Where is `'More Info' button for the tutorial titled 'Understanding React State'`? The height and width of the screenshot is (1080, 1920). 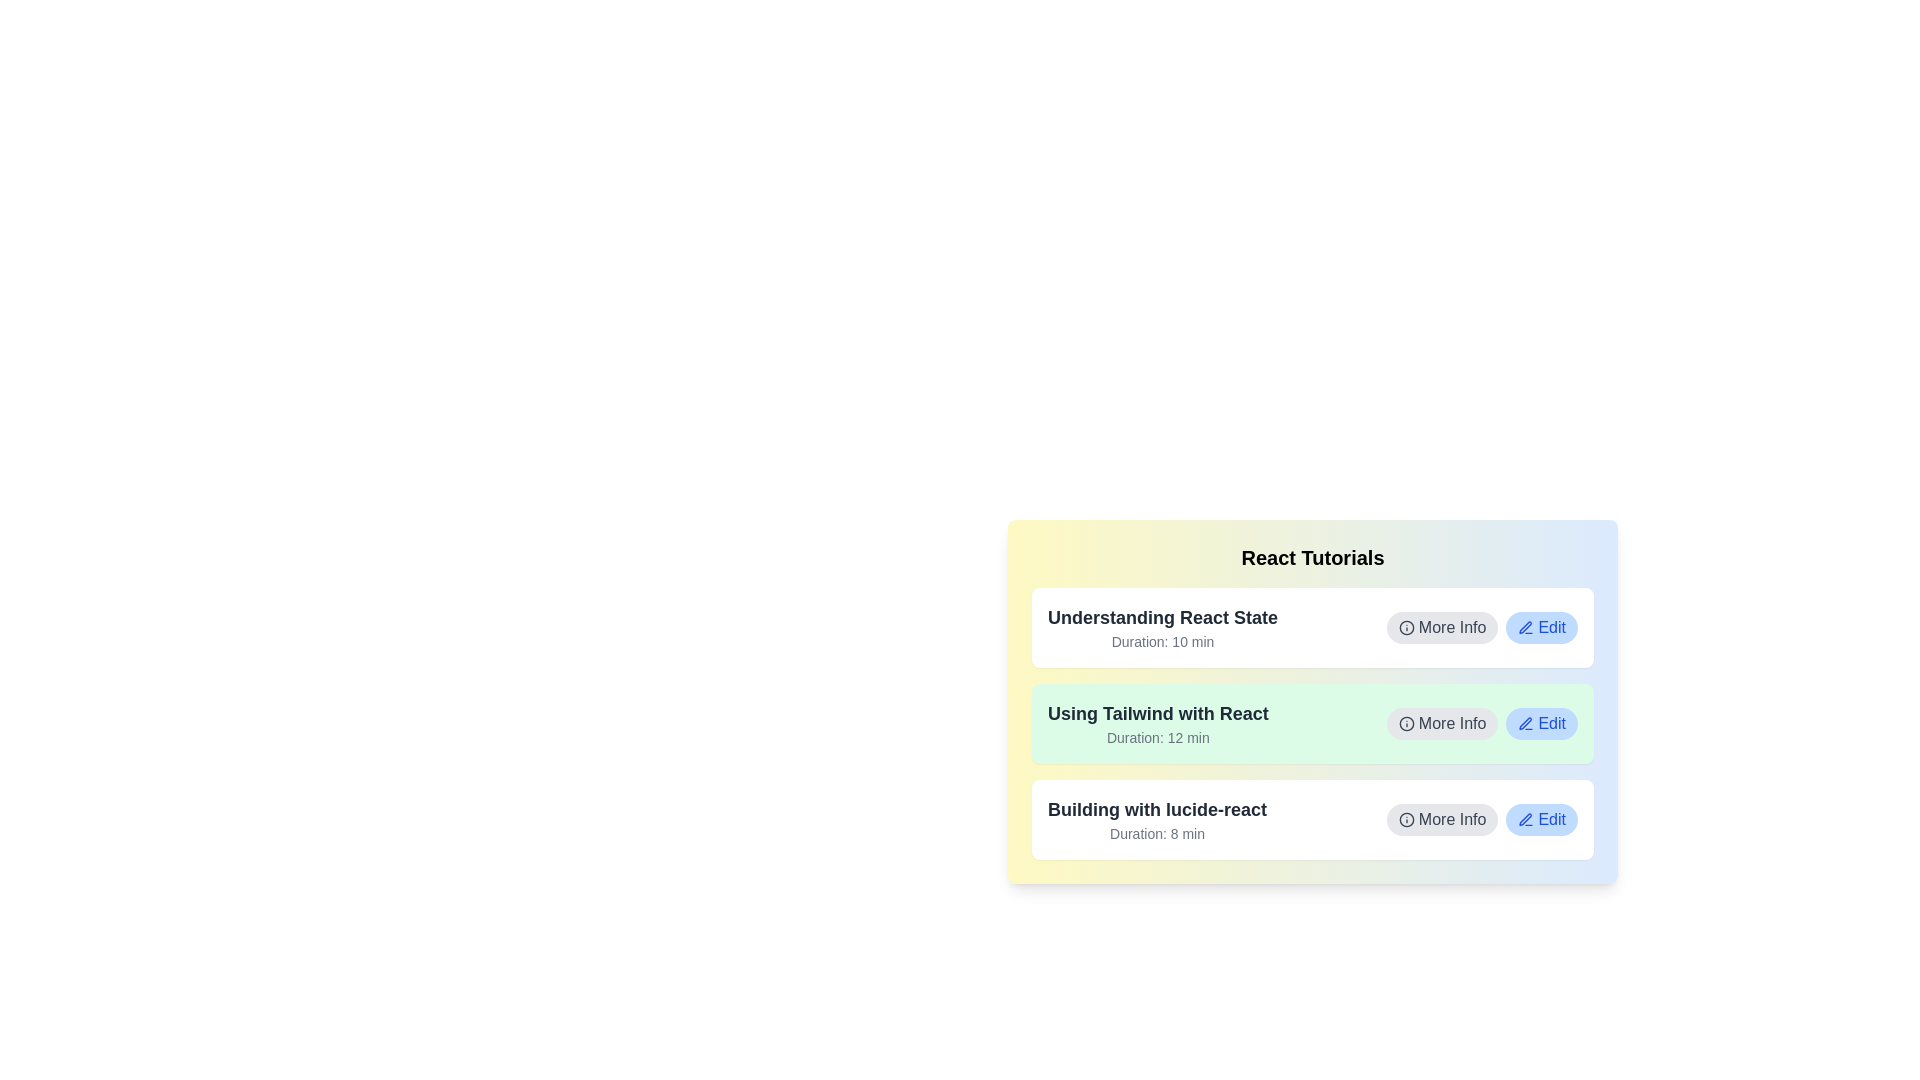
'More Info' button for the tutorial titled 'Understanding React State' is located at coordinates (1442, 627).